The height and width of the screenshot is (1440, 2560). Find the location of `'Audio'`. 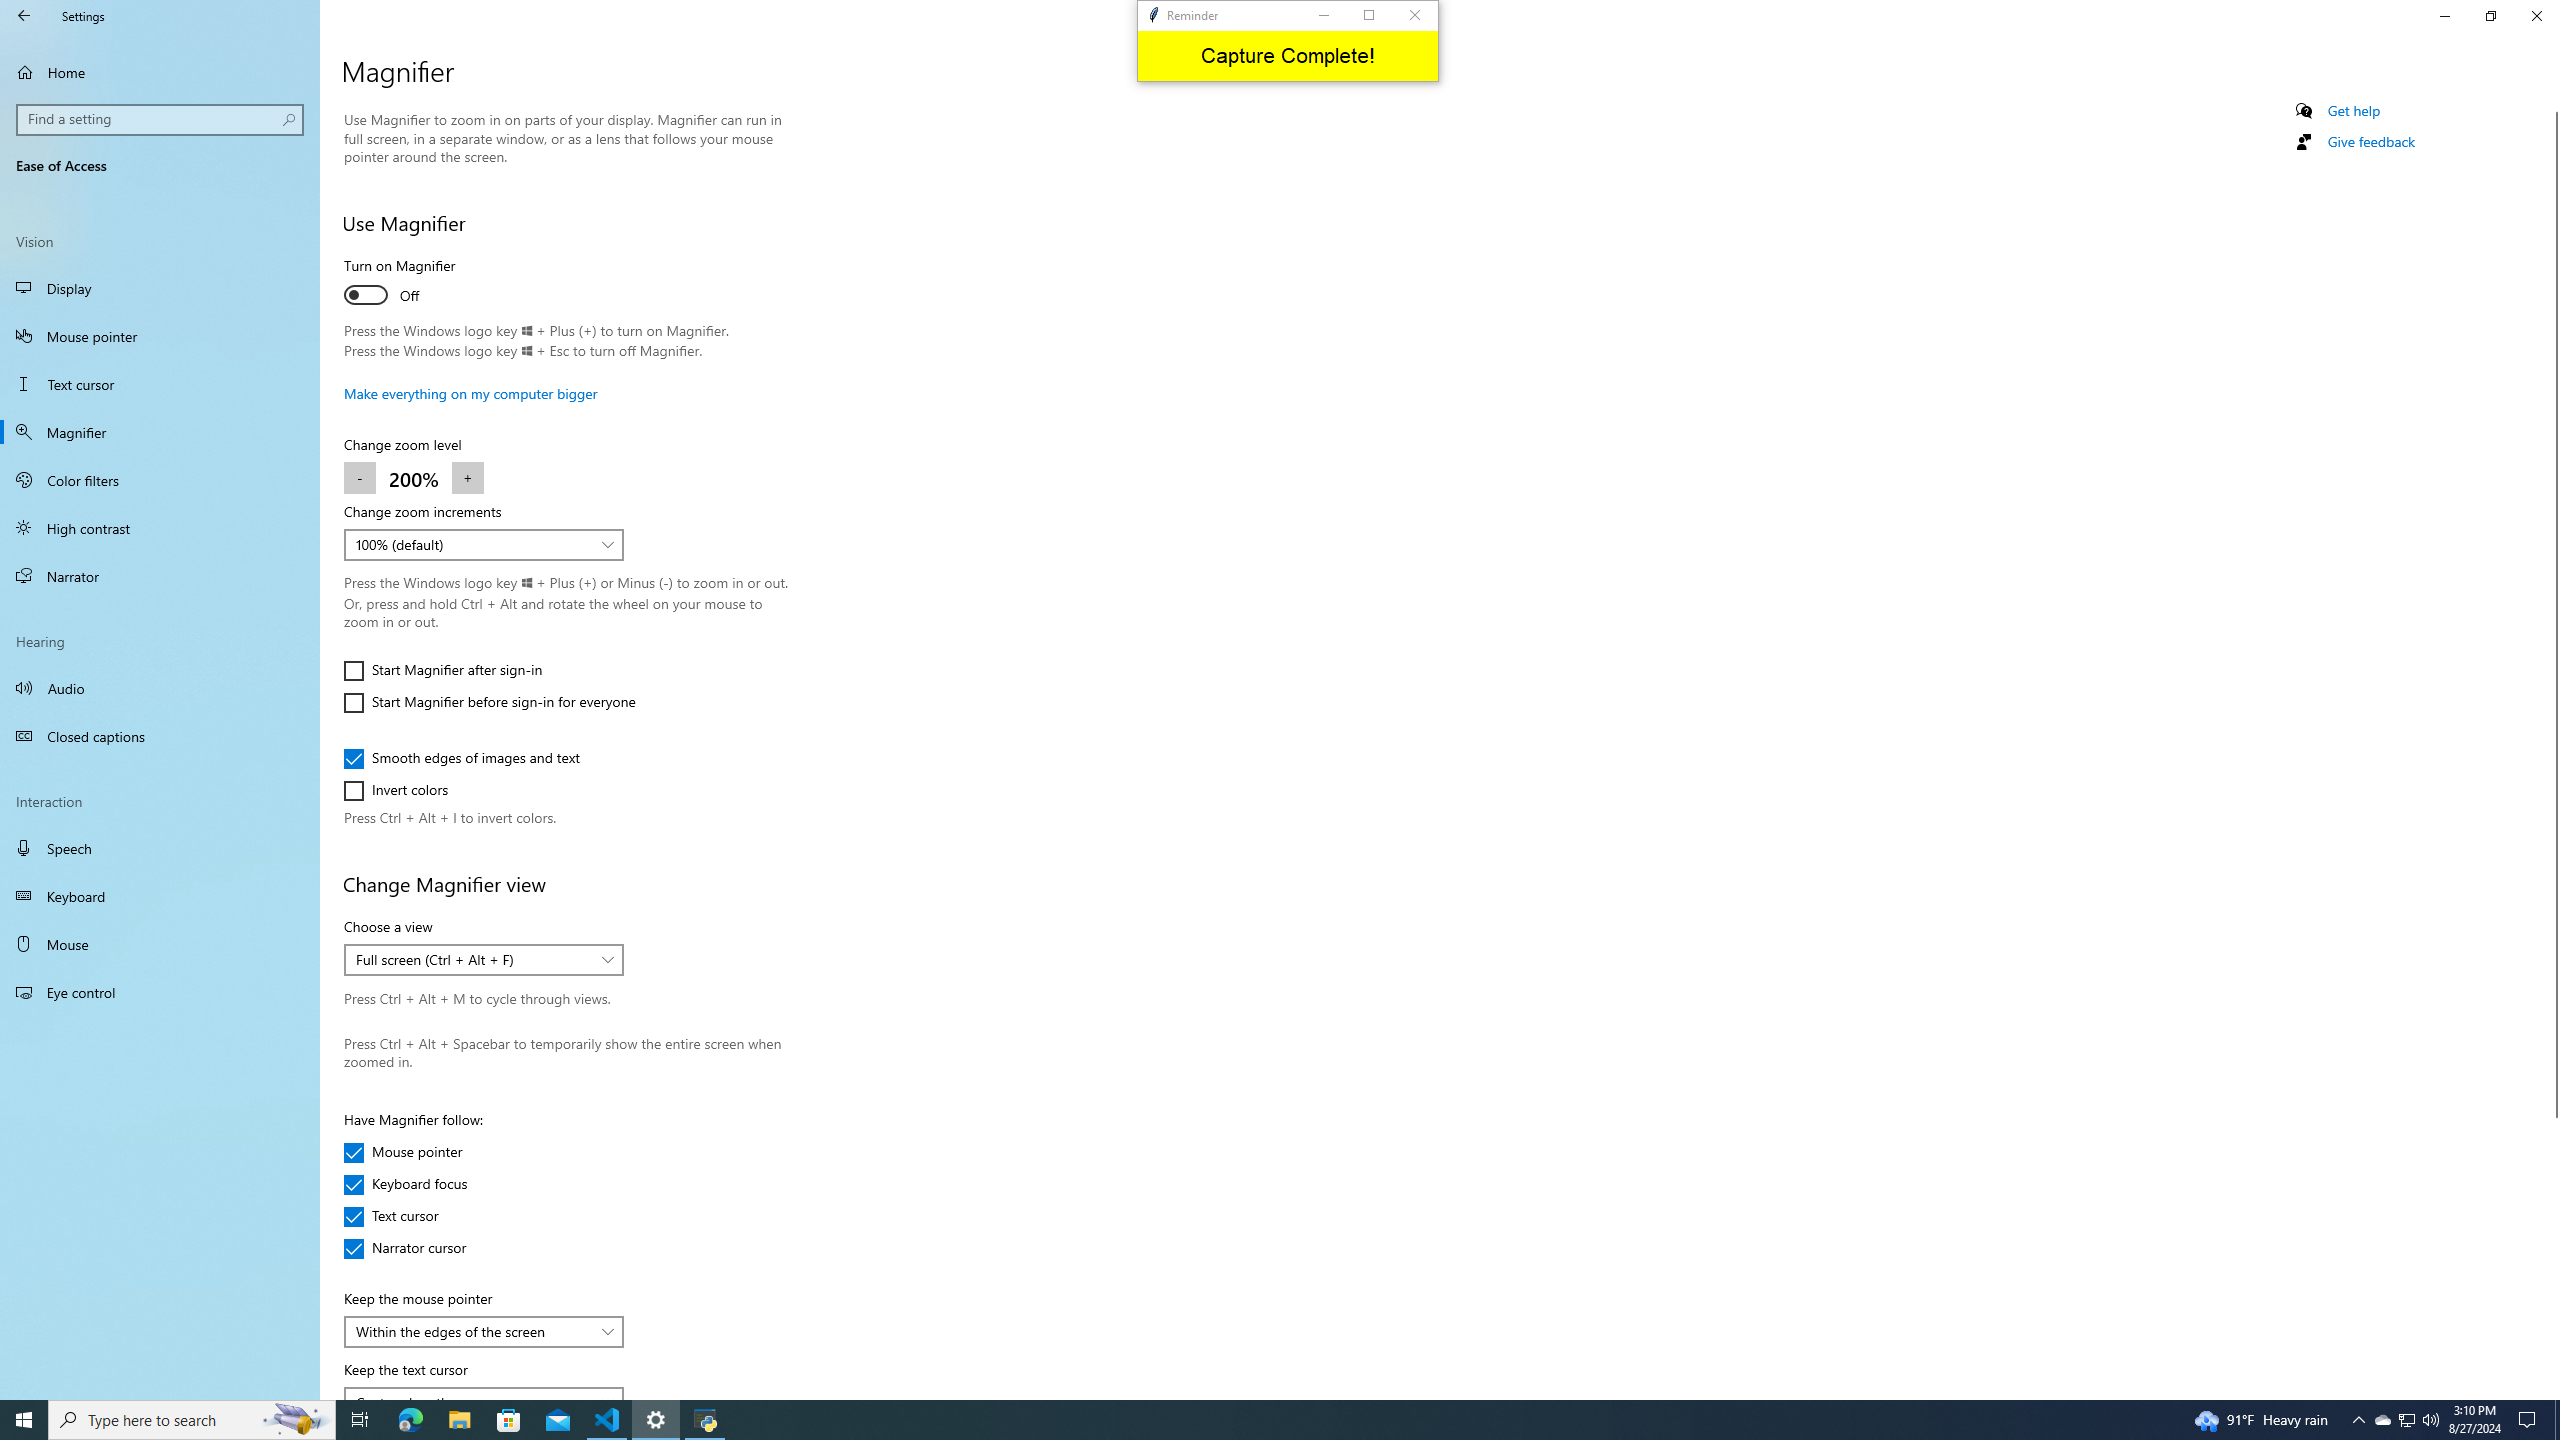

'Audio' is located at coordinates (159, 686).